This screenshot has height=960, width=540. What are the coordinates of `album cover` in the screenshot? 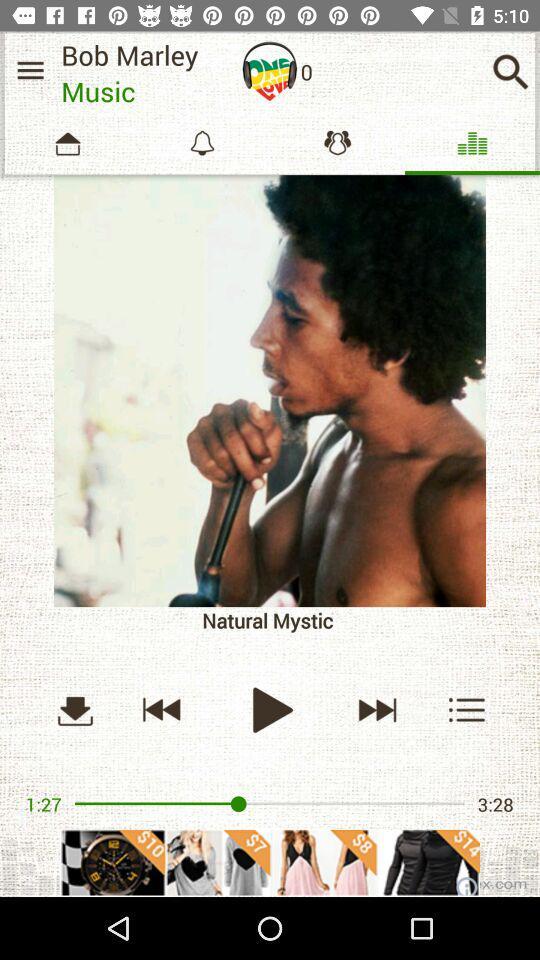 It's located at (270, 390).